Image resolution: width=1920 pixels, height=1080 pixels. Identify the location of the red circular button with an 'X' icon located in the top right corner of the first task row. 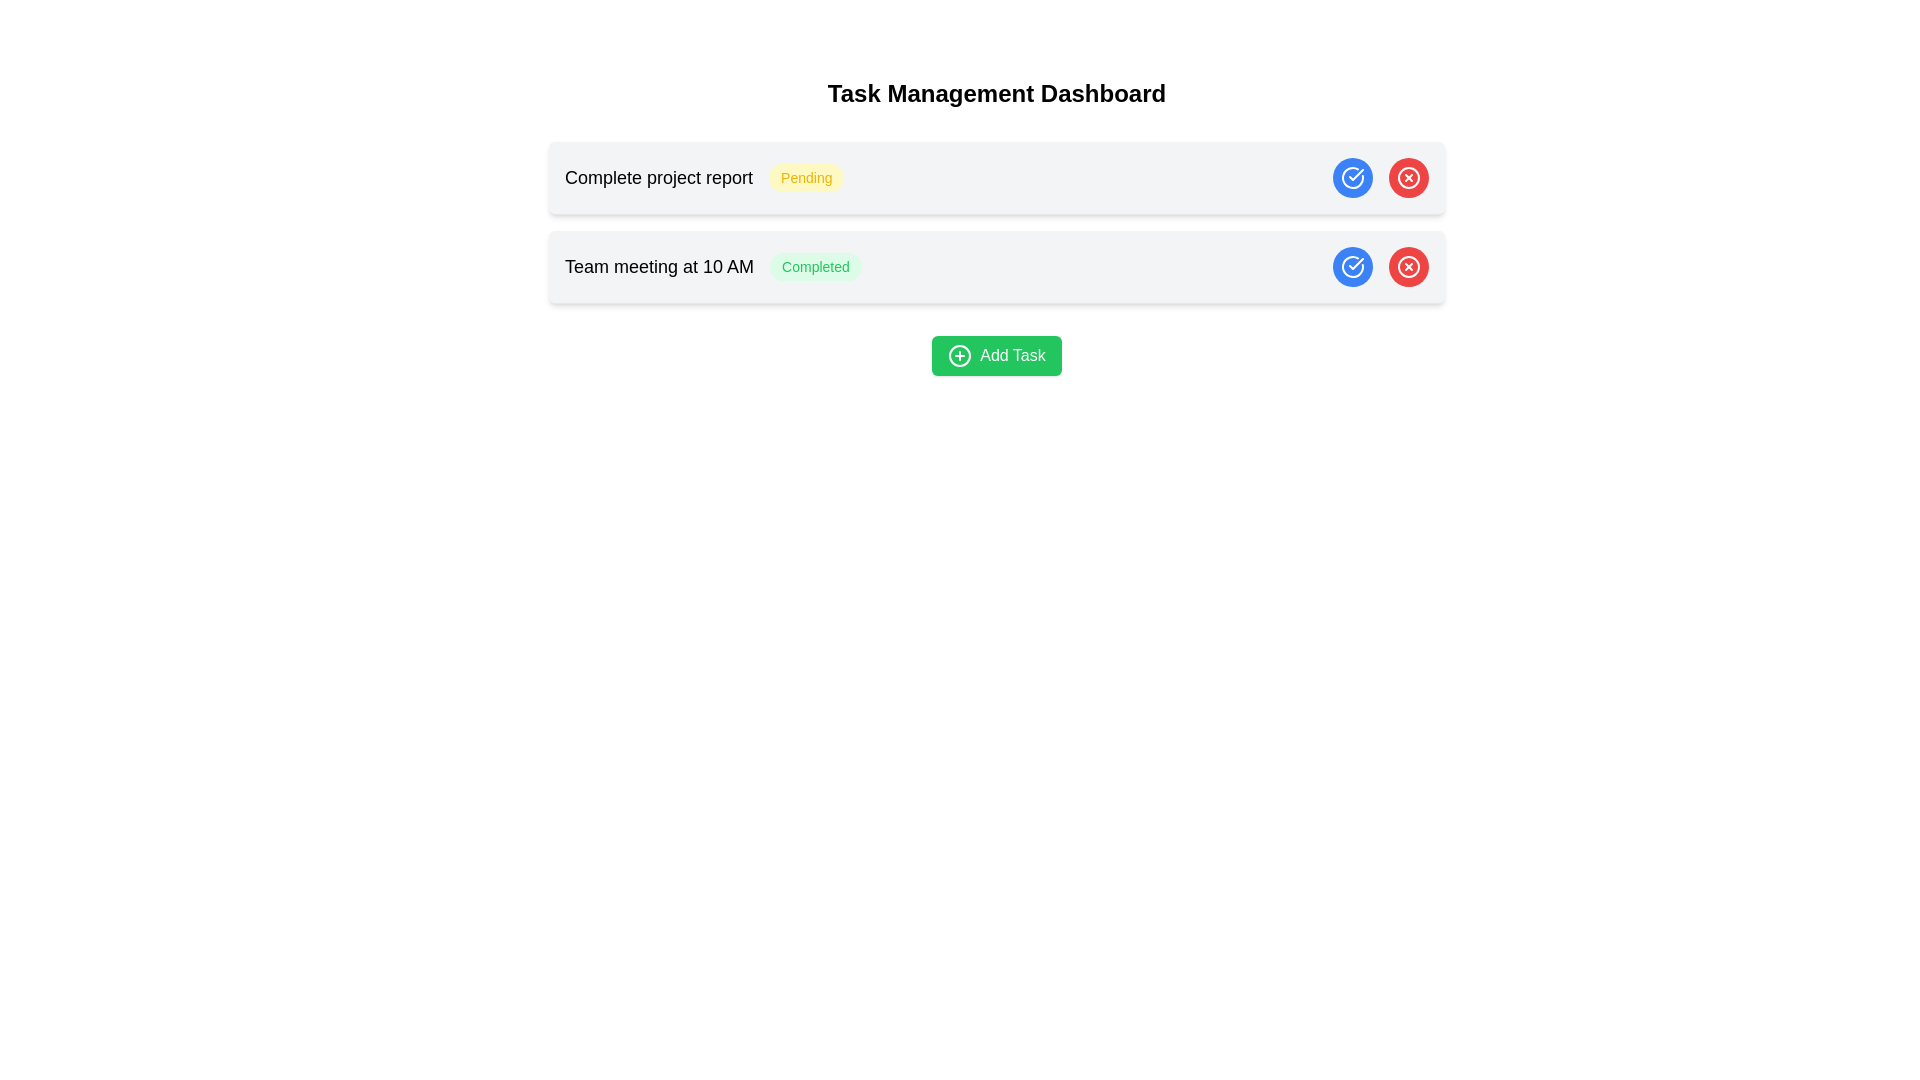
(1408, 176).